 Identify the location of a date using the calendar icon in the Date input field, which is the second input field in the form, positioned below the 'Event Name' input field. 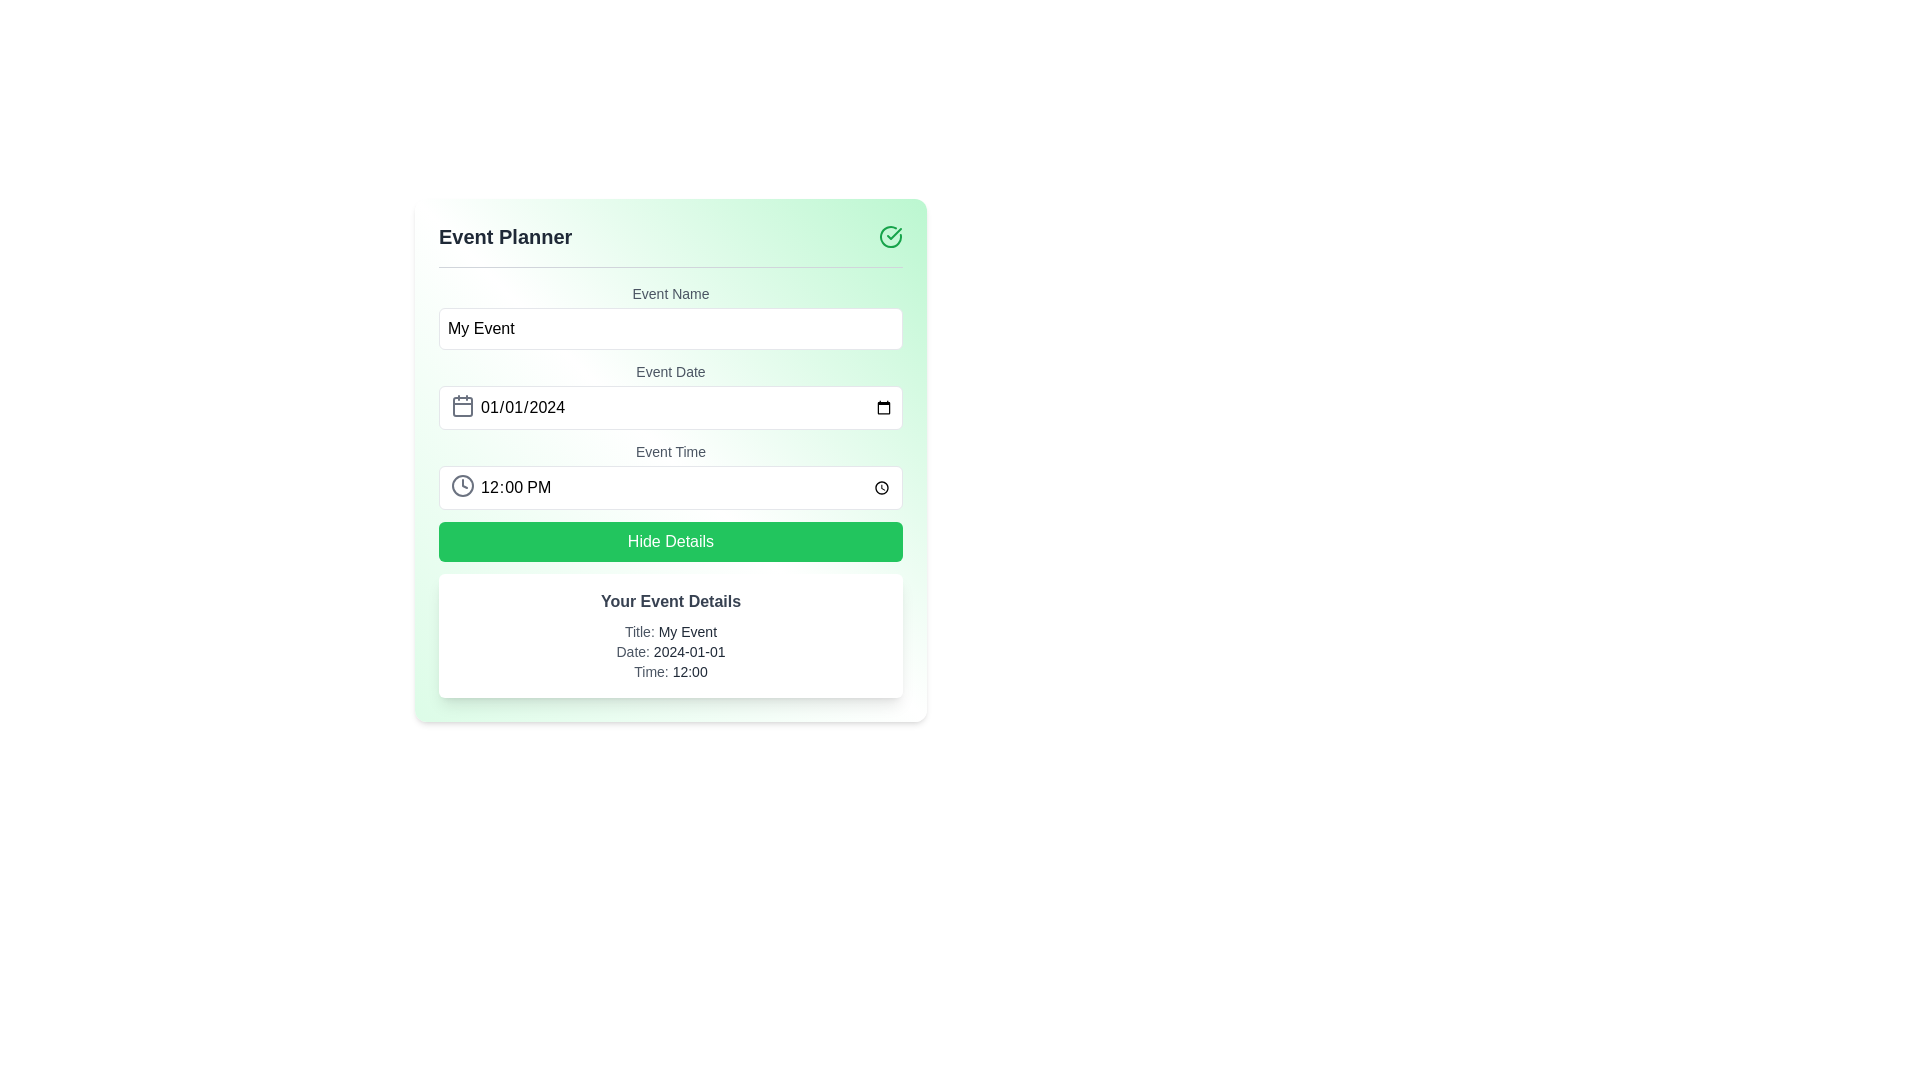
(671, 396).